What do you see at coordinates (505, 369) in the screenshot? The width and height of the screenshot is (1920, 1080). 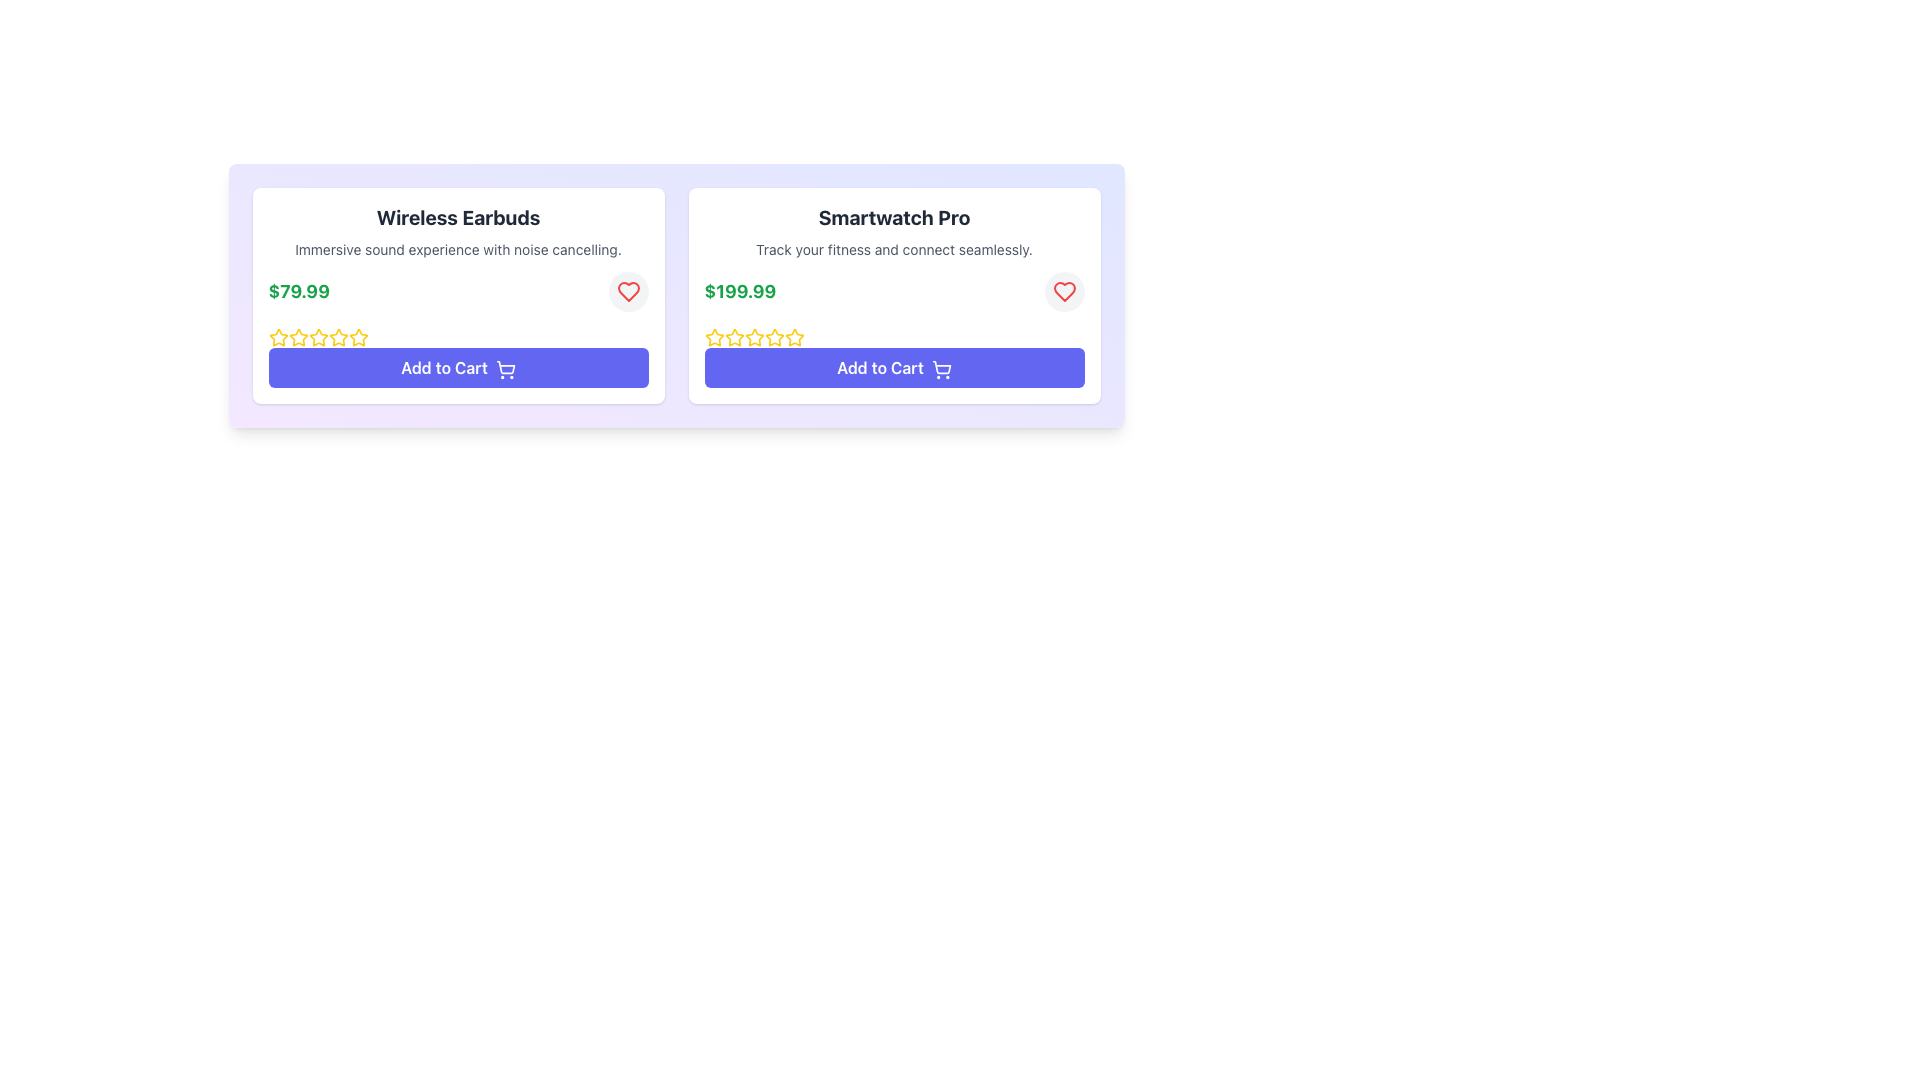 I see `the icon on the right end of the 'Add to Cart' button for 'Wireless Earbuds'` at bounding box center [505, 369].